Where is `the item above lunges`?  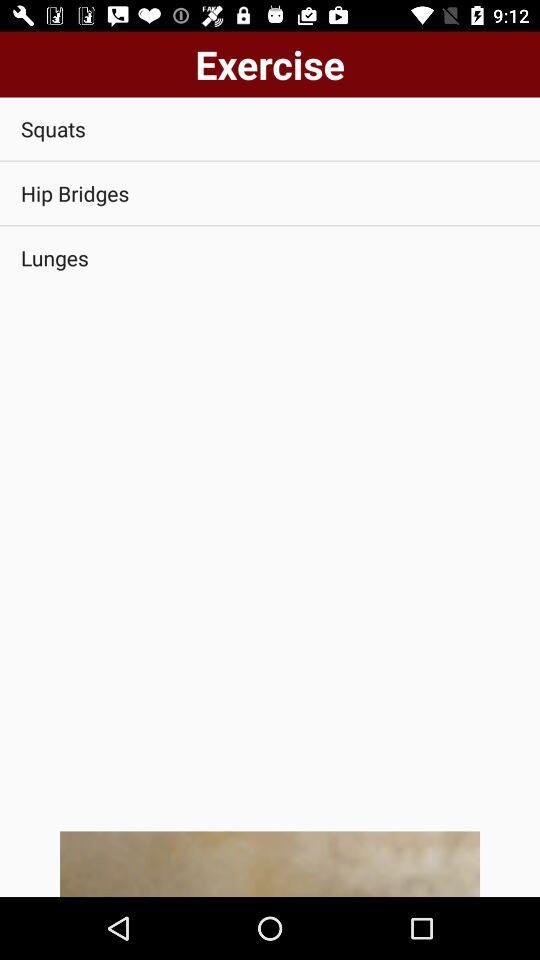 the item above lunges is located at coordinates (270, 193).